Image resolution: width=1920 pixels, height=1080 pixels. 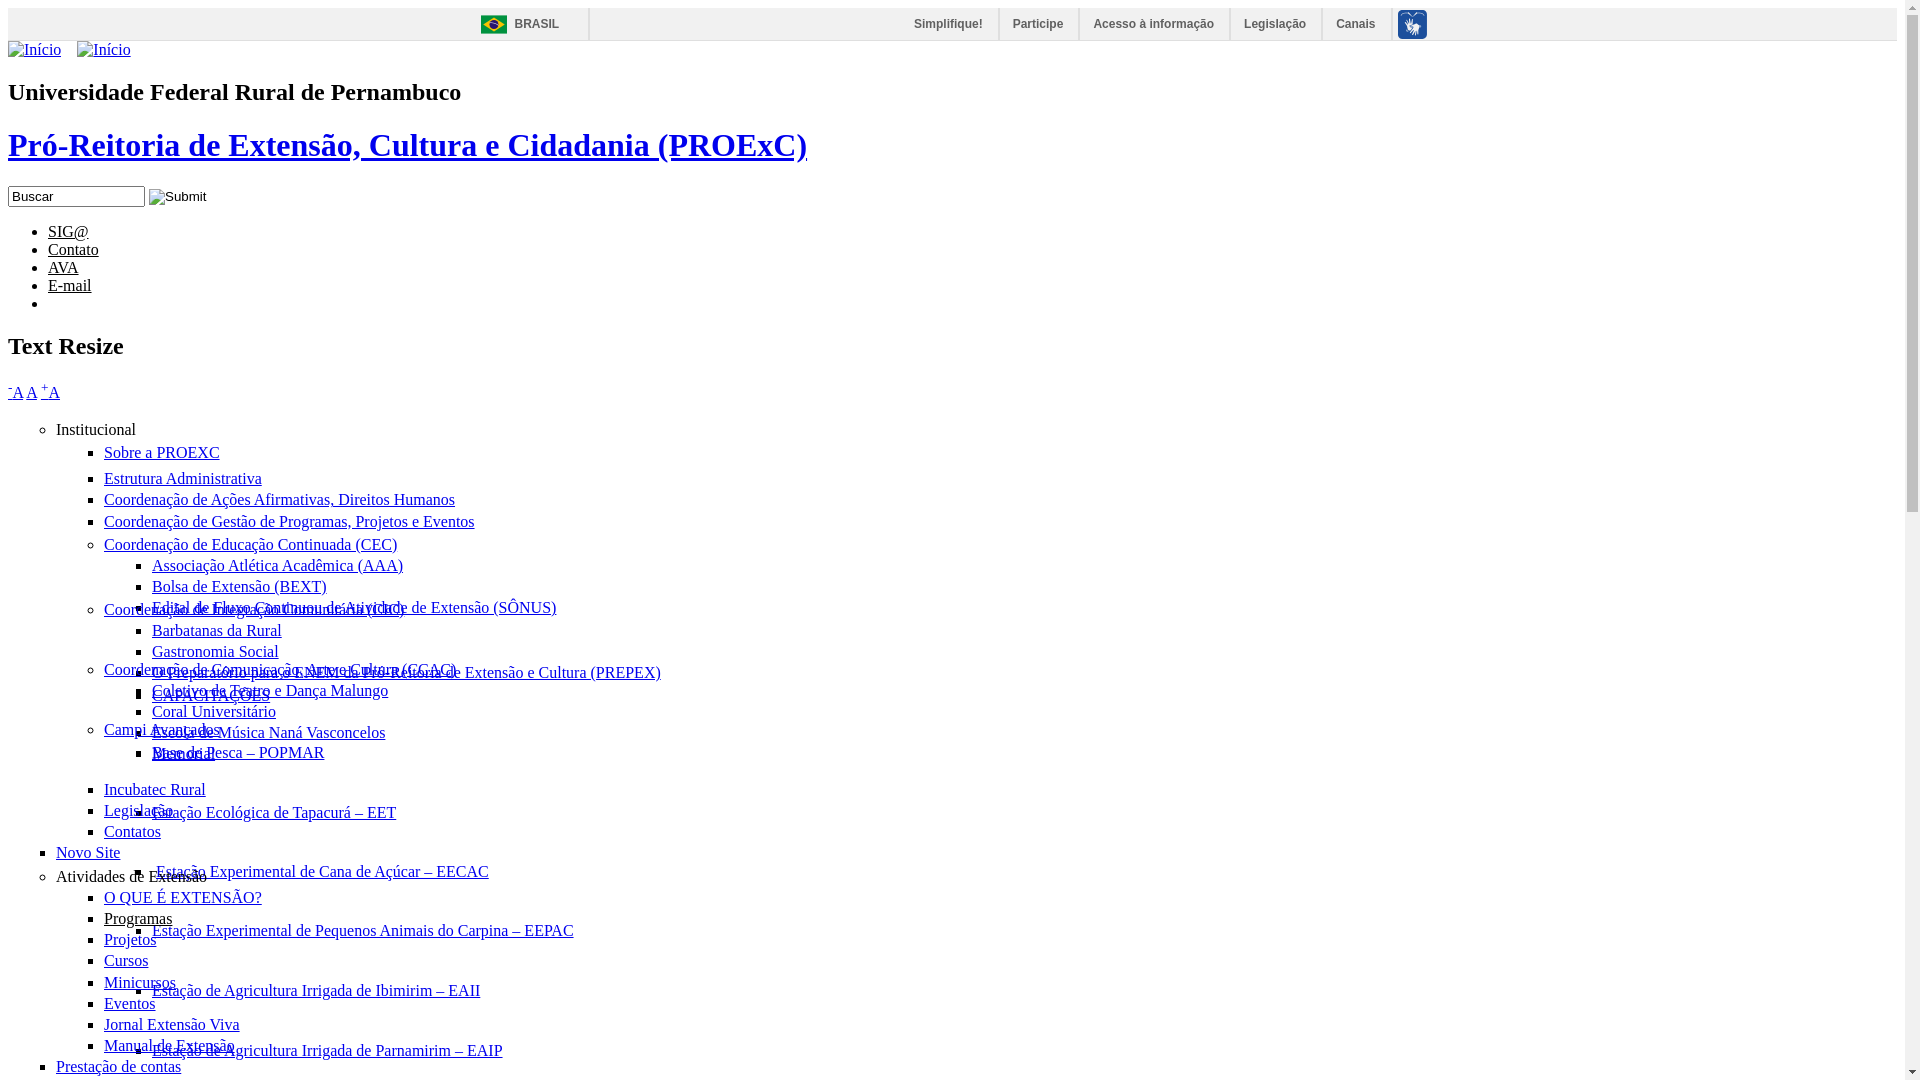 What do you see at coordinates (137, 918) in the screenshot?
I see `'Programas'` at bounding box center [137, 918].